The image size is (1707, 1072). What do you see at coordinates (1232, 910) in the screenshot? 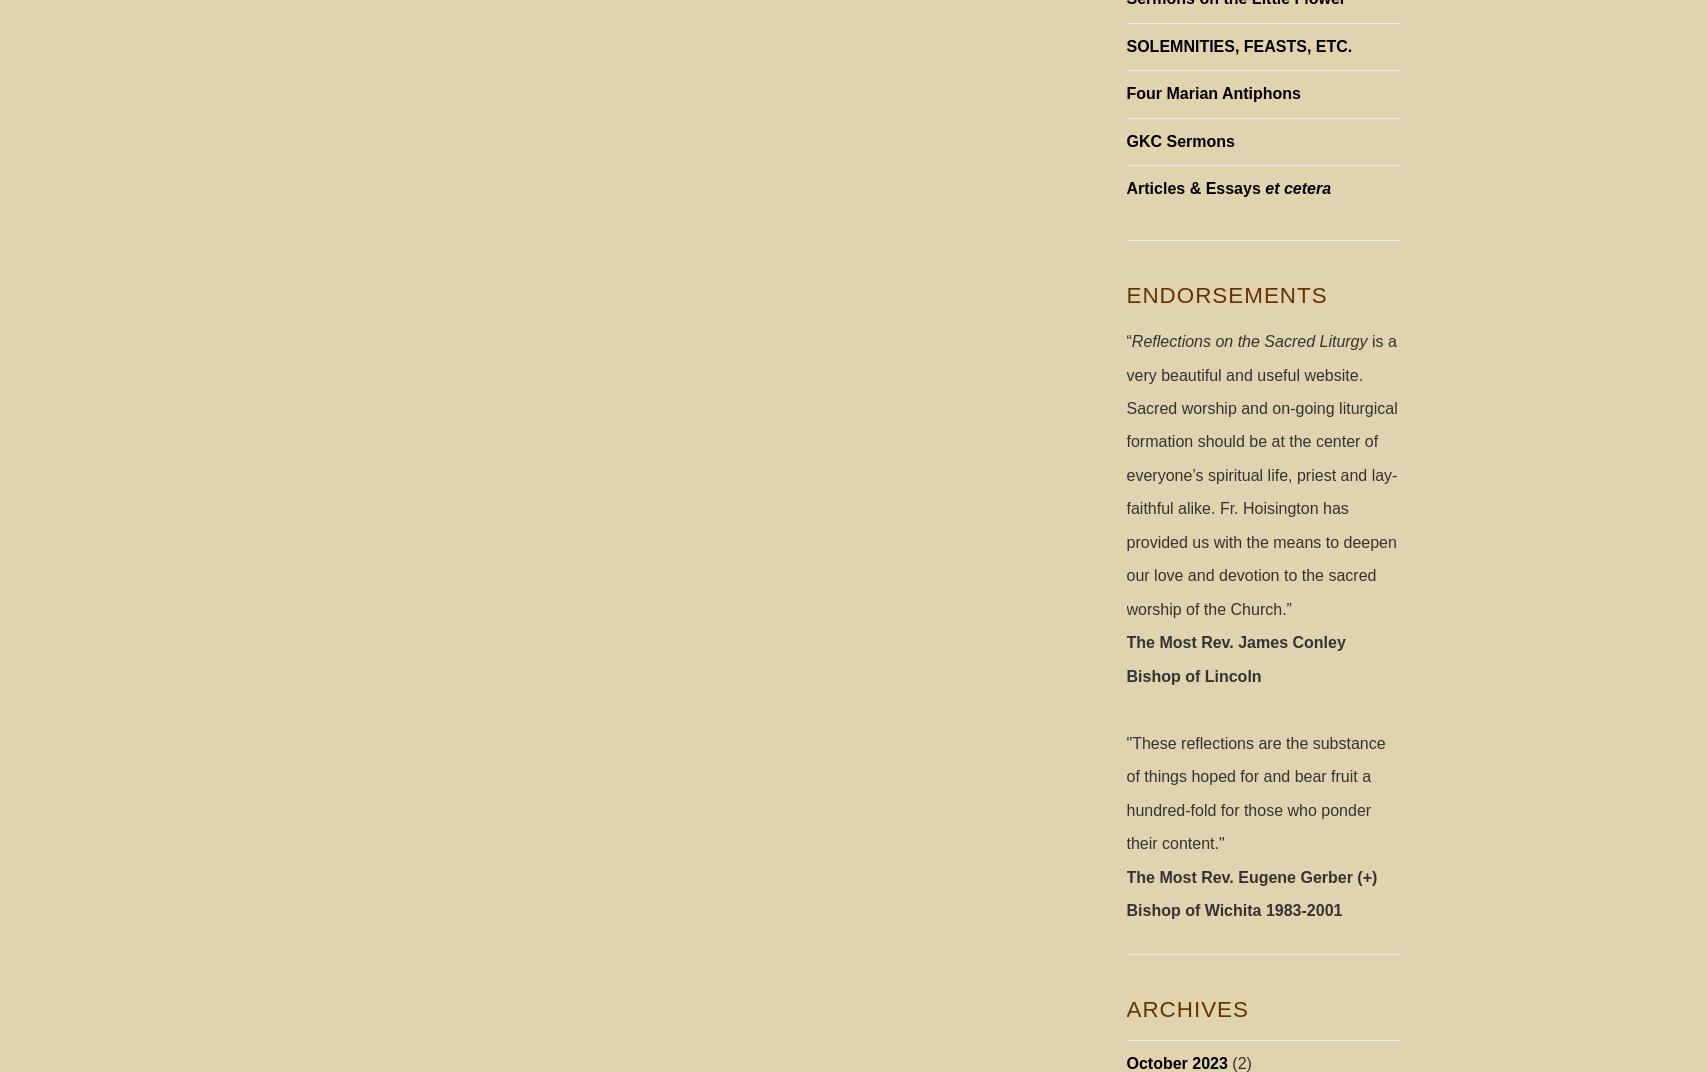
I see `'Bishop of Wichita 1983-2001'` at bounding box center [1232, 910].